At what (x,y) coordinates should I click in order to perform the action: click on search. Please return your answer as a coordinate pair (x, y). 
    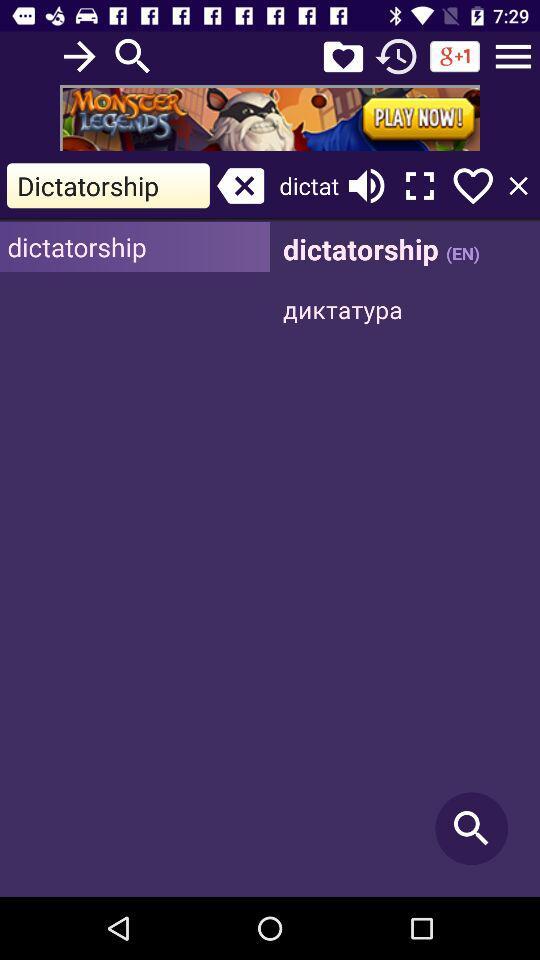
    Looking at the image, I should click on (133, 55).